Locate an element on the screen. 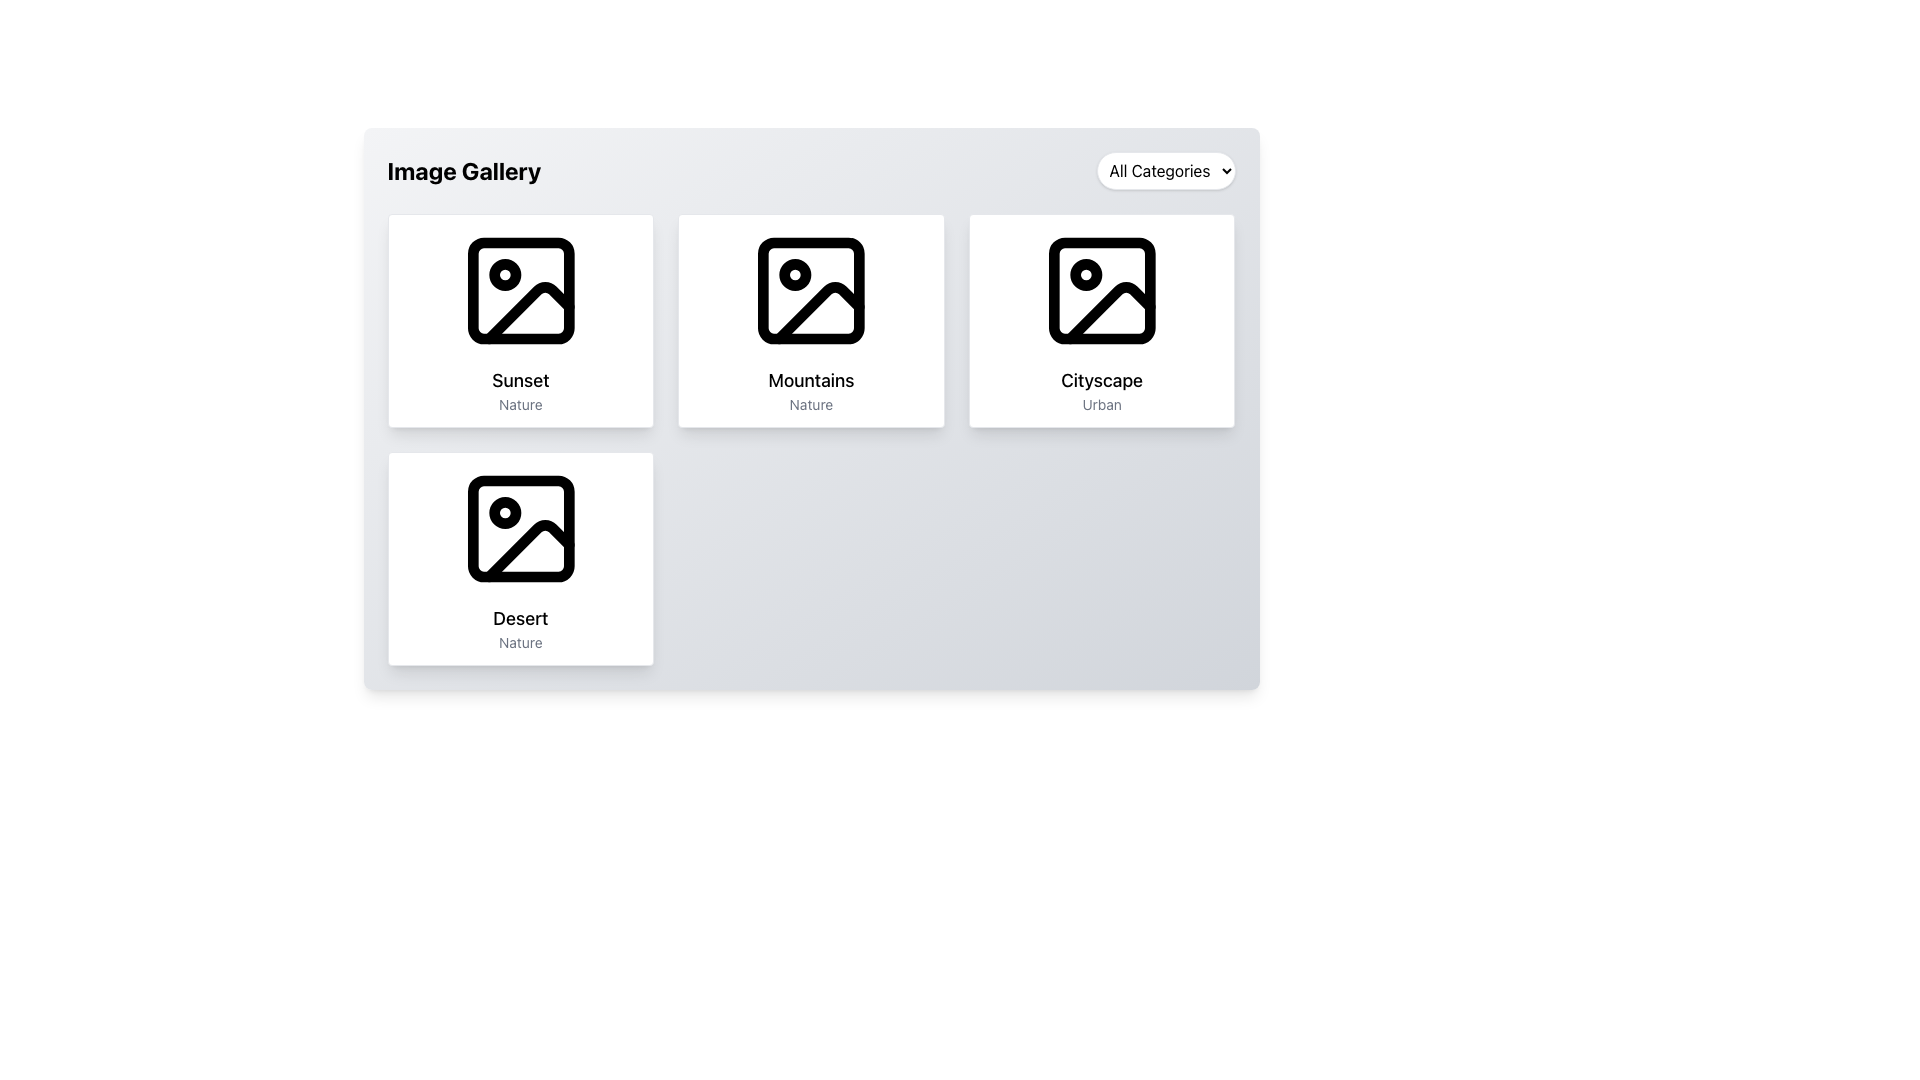 The image size is (1920, 1080). the black outline picture icon located on the 'Cityscape' card with the subtitle 'Urban' in the top-right corner of the 'Image Gallery' section is located at coordinates (1101, 290).